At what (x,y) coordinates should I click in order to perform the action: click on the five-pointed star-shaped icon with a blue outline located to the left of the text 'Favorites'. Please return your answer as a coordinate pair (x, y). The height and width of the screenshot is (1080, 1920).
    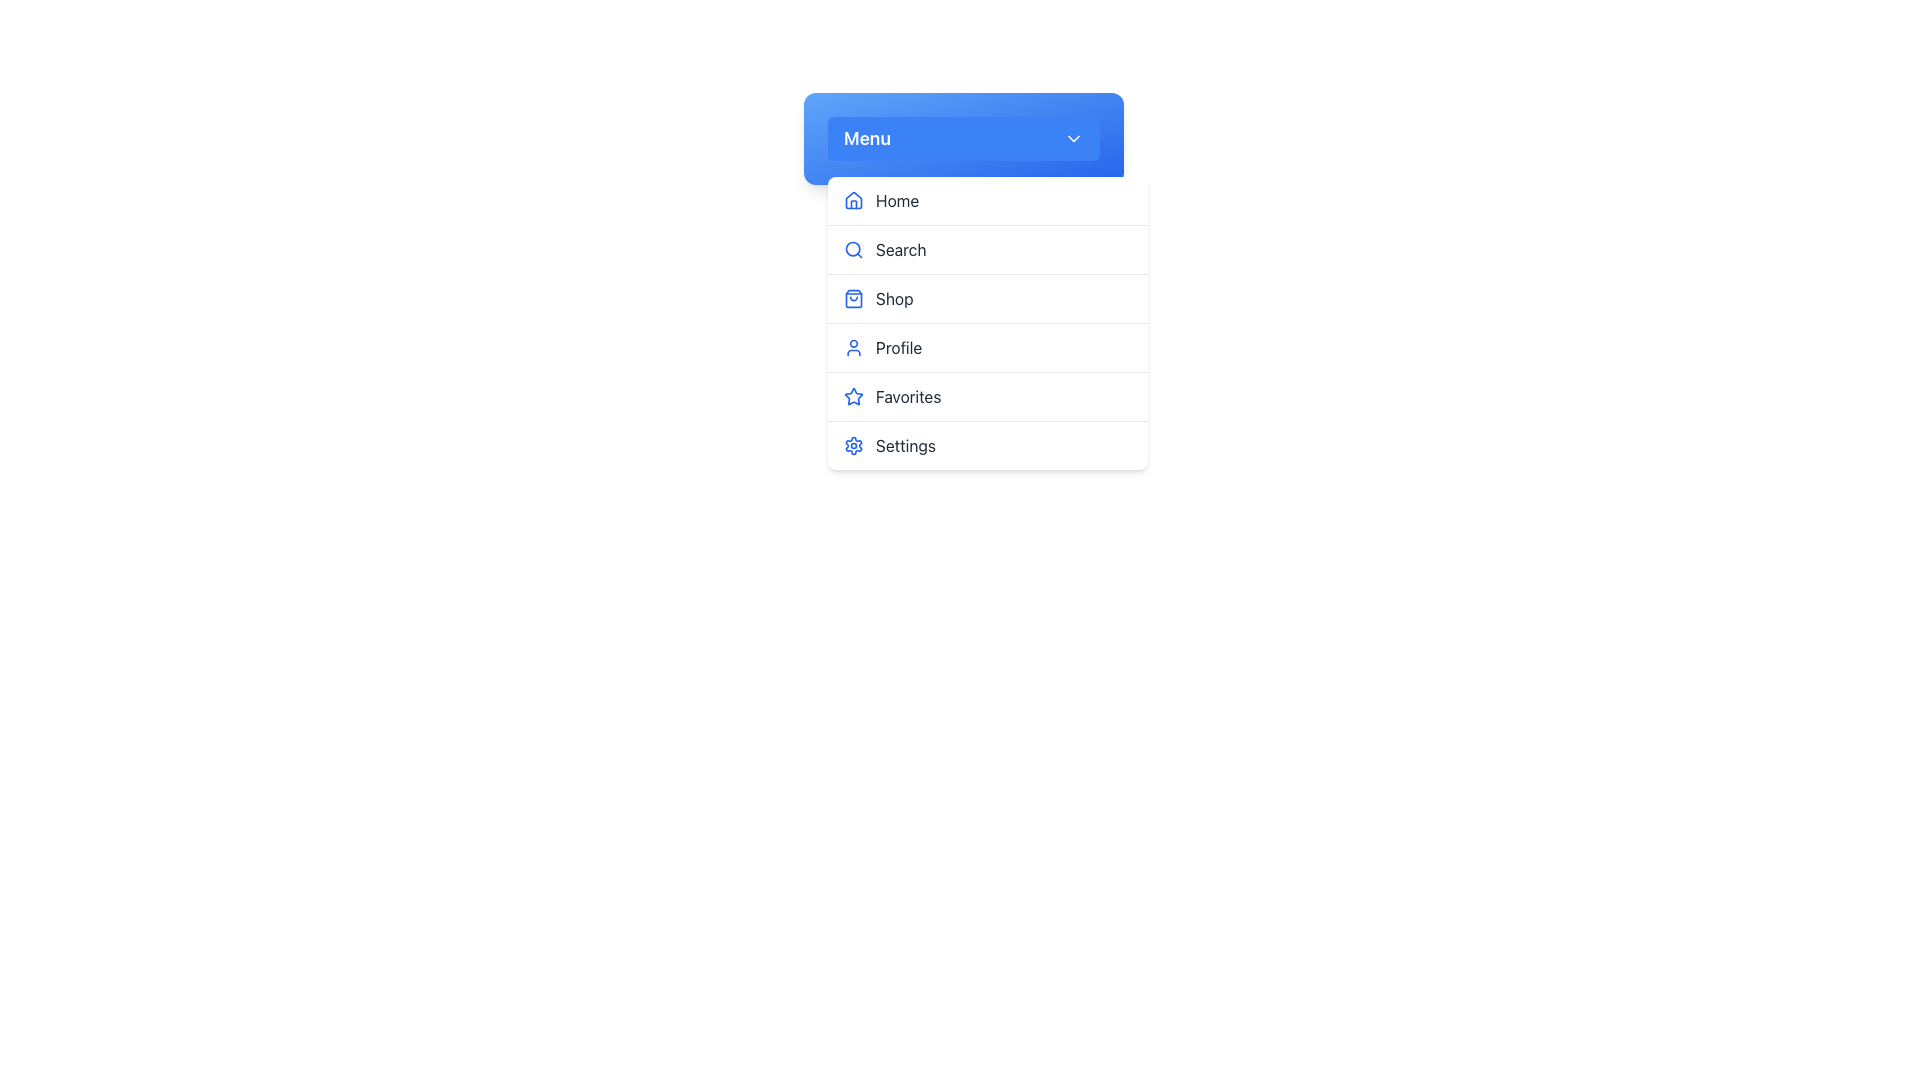
    Looking at the image, I should click on (854, 397).